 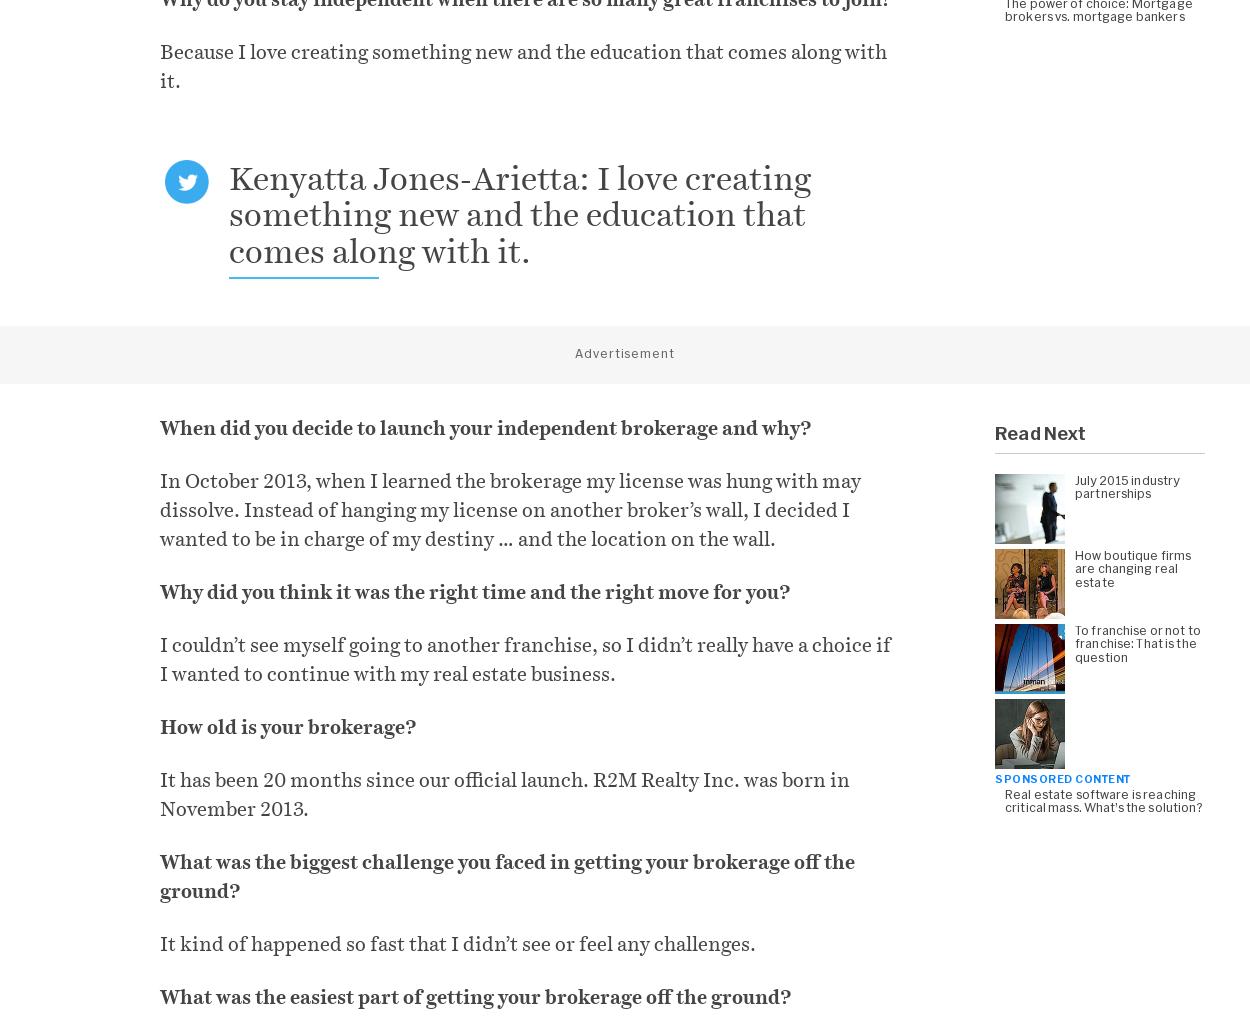 I want to click on 'What was the easiest part of getting your brokerage off the ground?', so click(x=474, y=996).